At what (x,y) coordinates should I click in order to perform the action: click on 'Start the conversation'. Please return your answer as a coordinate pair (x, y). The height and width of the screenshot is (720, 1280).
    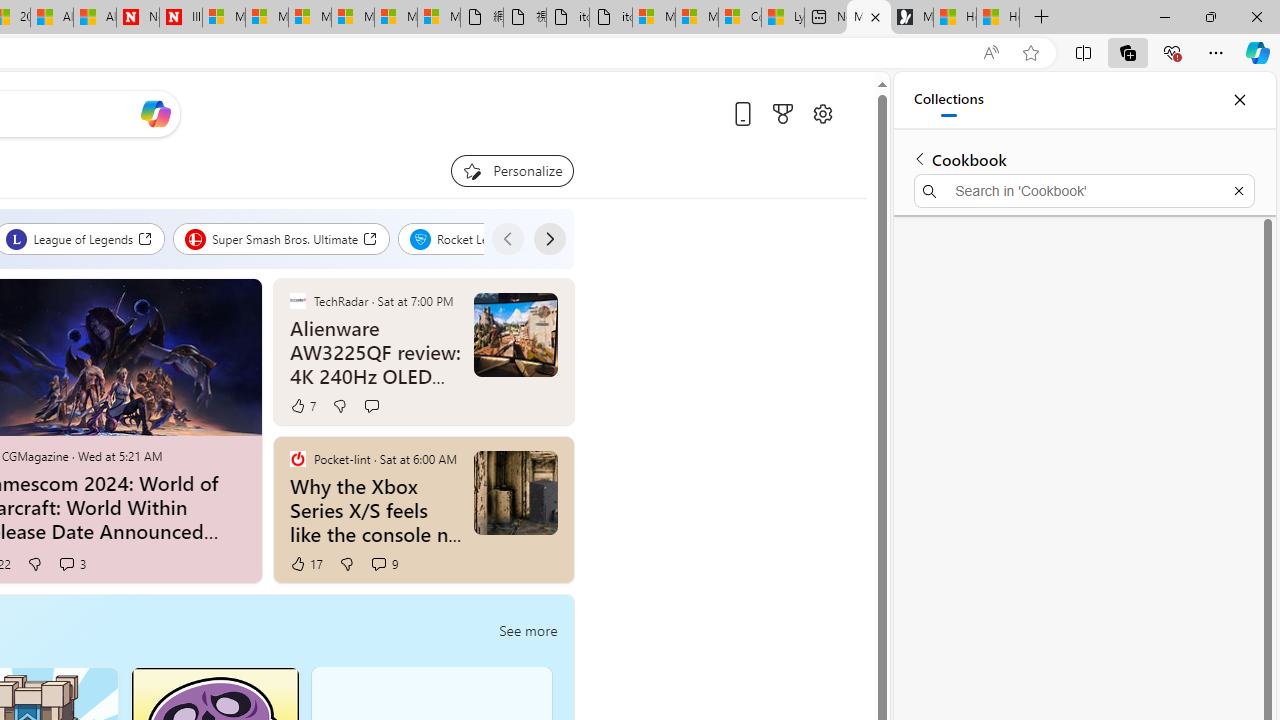
    Looking at the image, I should click on (371, 405).